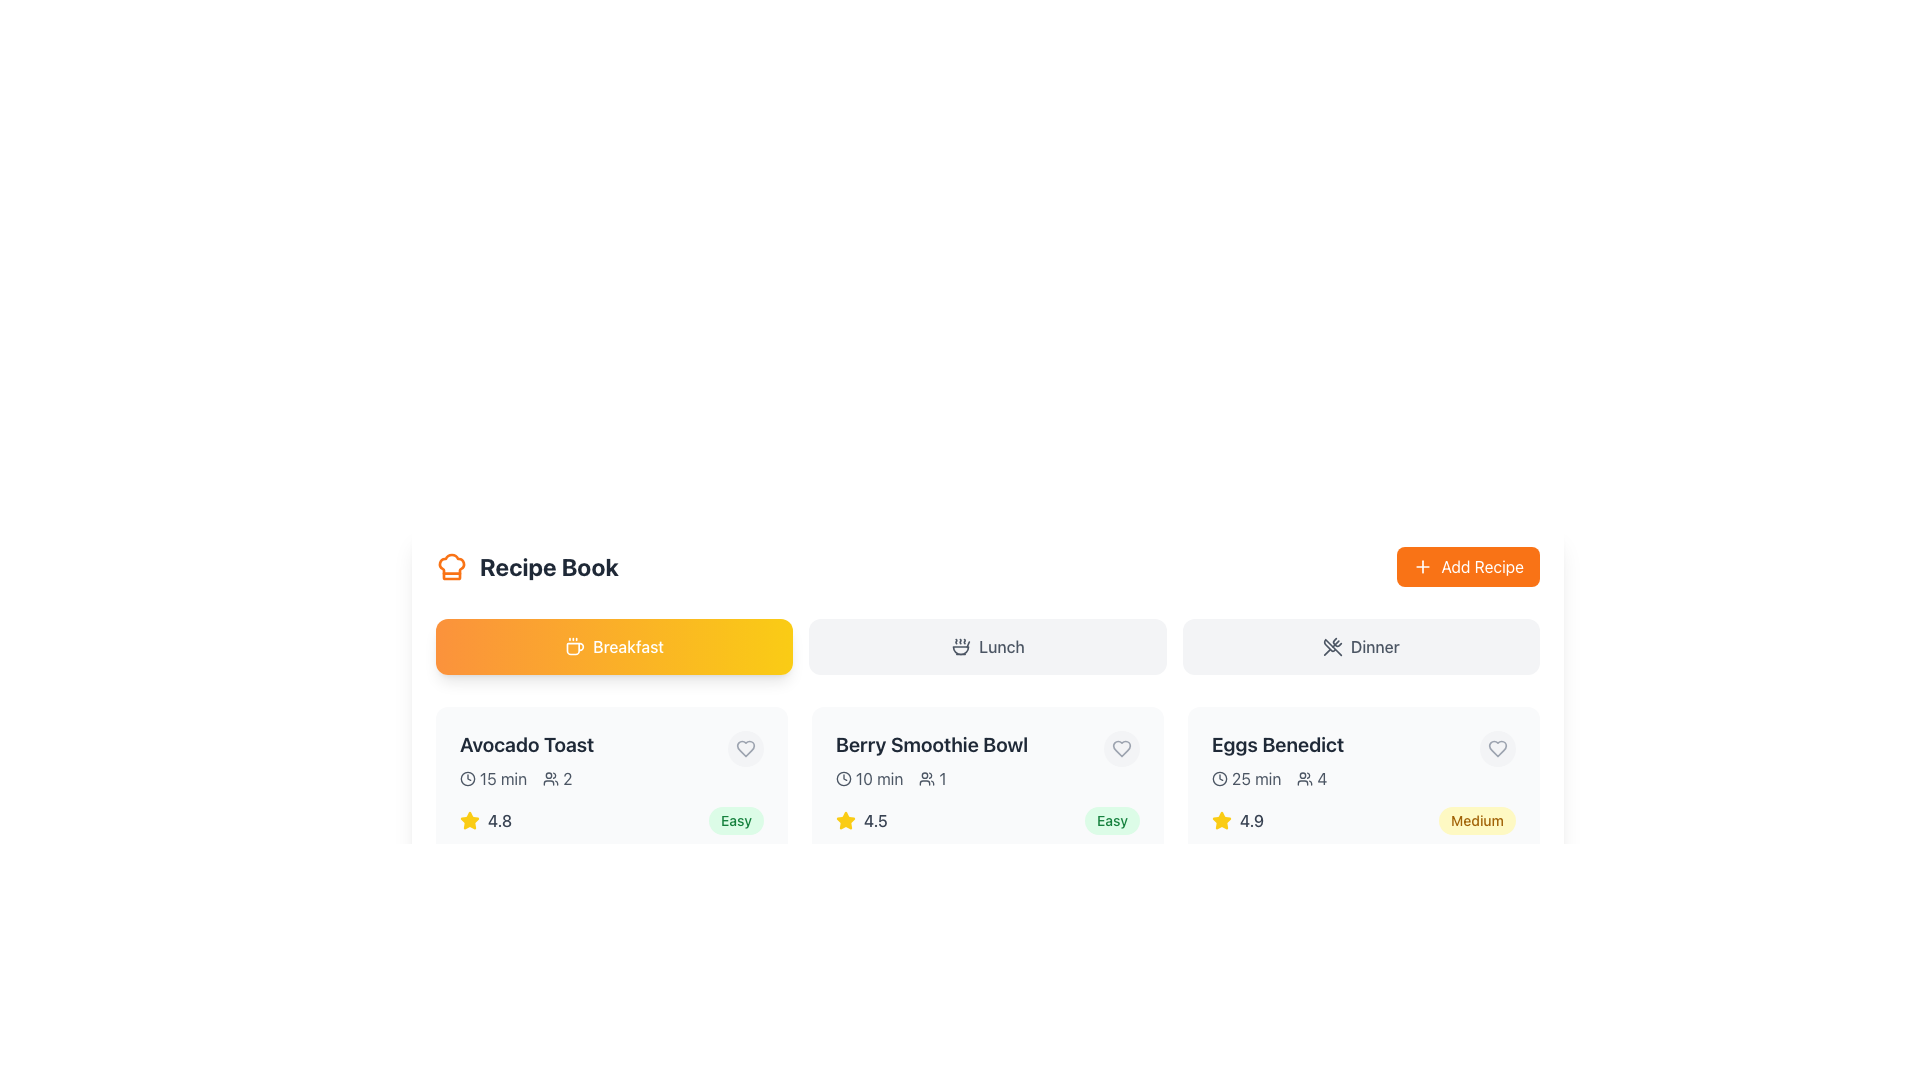 Image resolution: width=1920 pixels, height=1080 pixels. Describe the element at coordinates (1221, 821) in the screenshot. I see `the yellow star-shaped icon representing a rating or favorite indicator located in the 'Eggs Benedict' card, near the bottom left corner, preceding the text '4.9'` at that location.